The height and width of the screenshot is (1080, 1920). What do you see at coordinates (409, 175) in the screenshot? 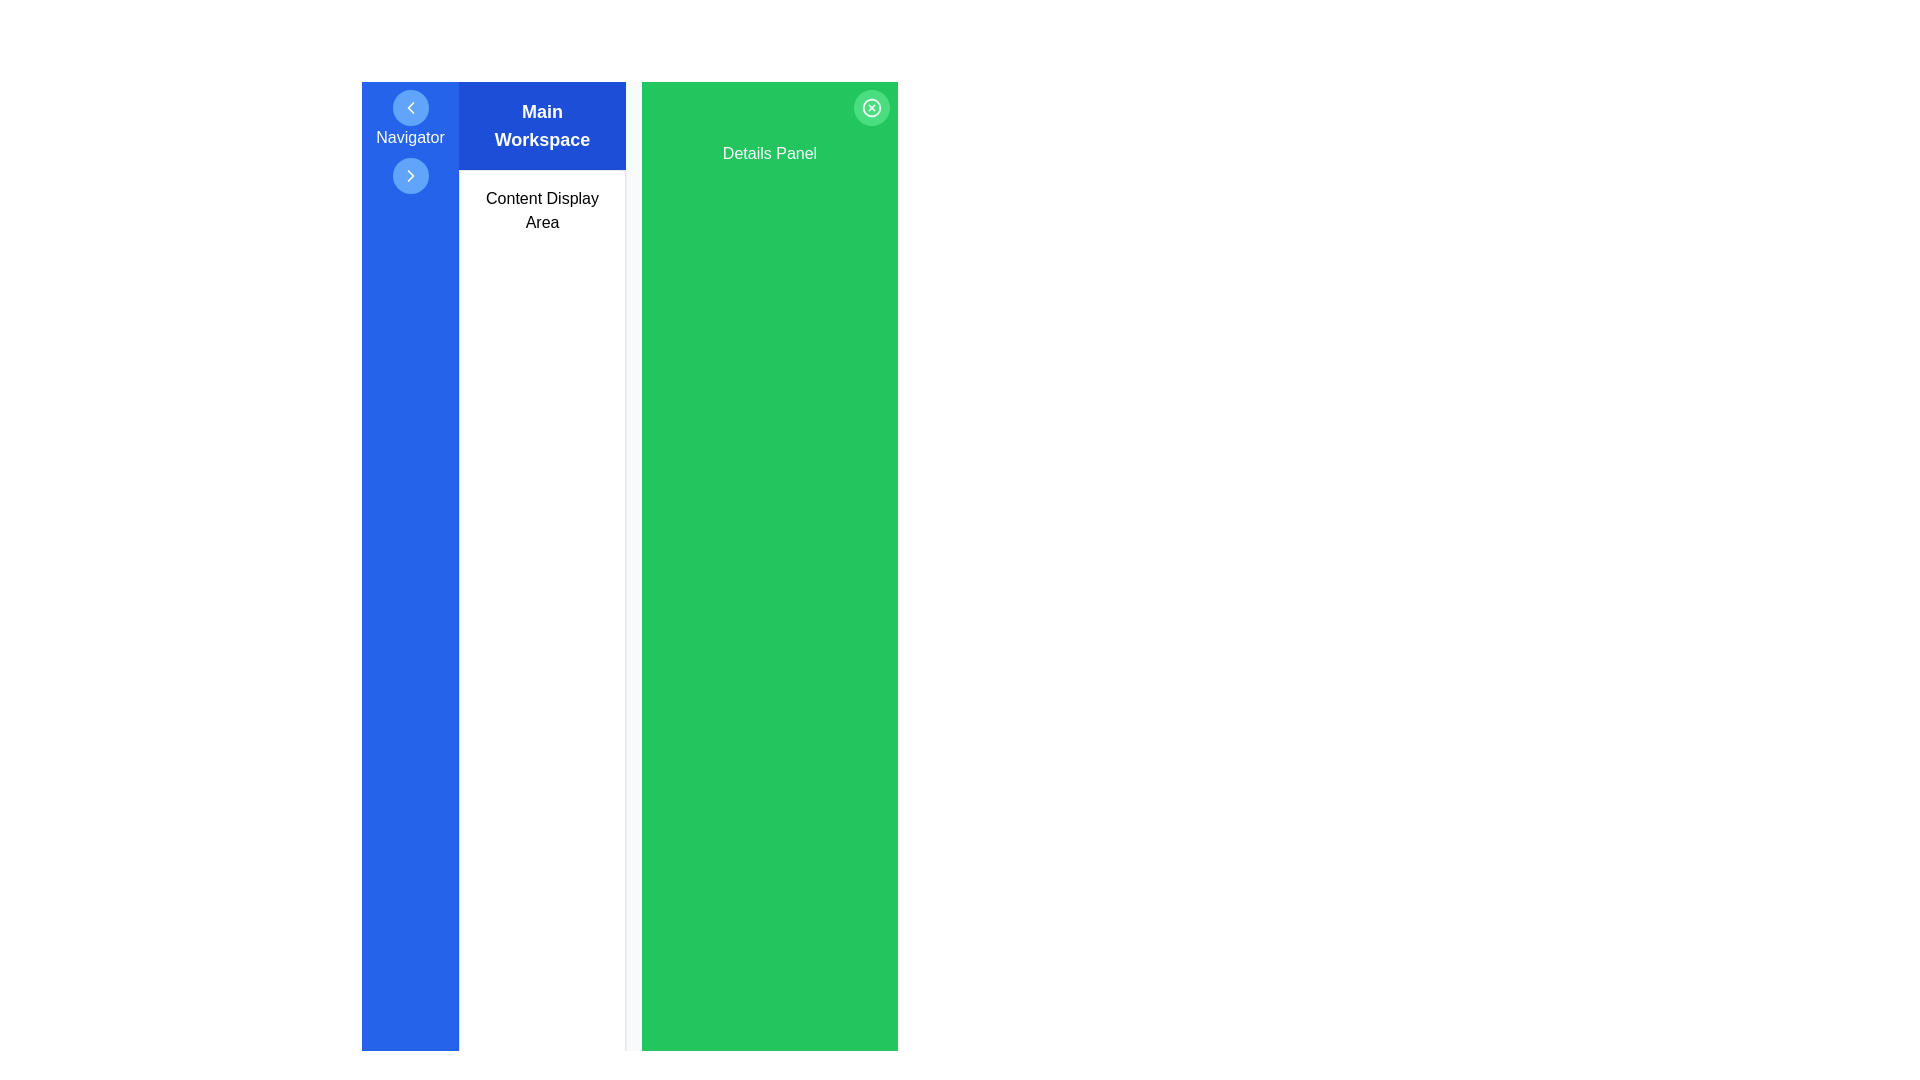
I see `the right-facing chevron icon with a blue outline located within the blue circular button in the left navigation column` at bounding box center [409, 175].